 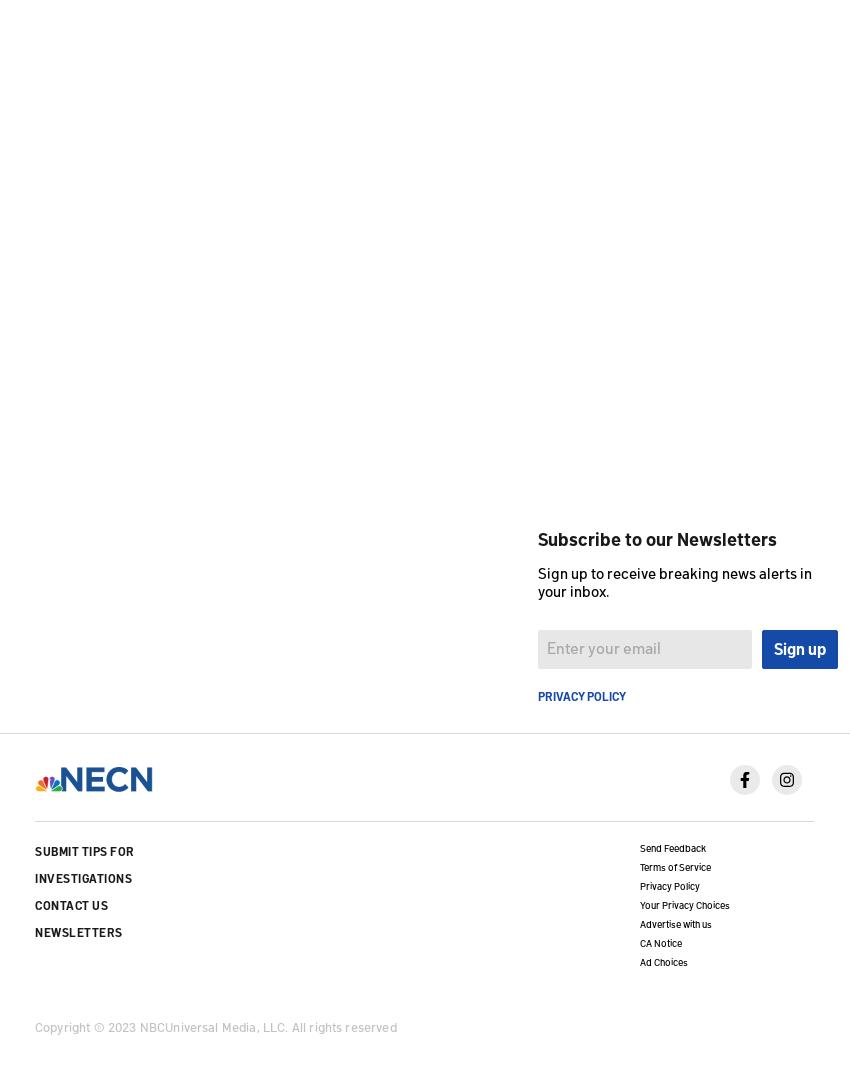 I want to click on 'Submit Tips for Investigations', so click(x=34, y=863).